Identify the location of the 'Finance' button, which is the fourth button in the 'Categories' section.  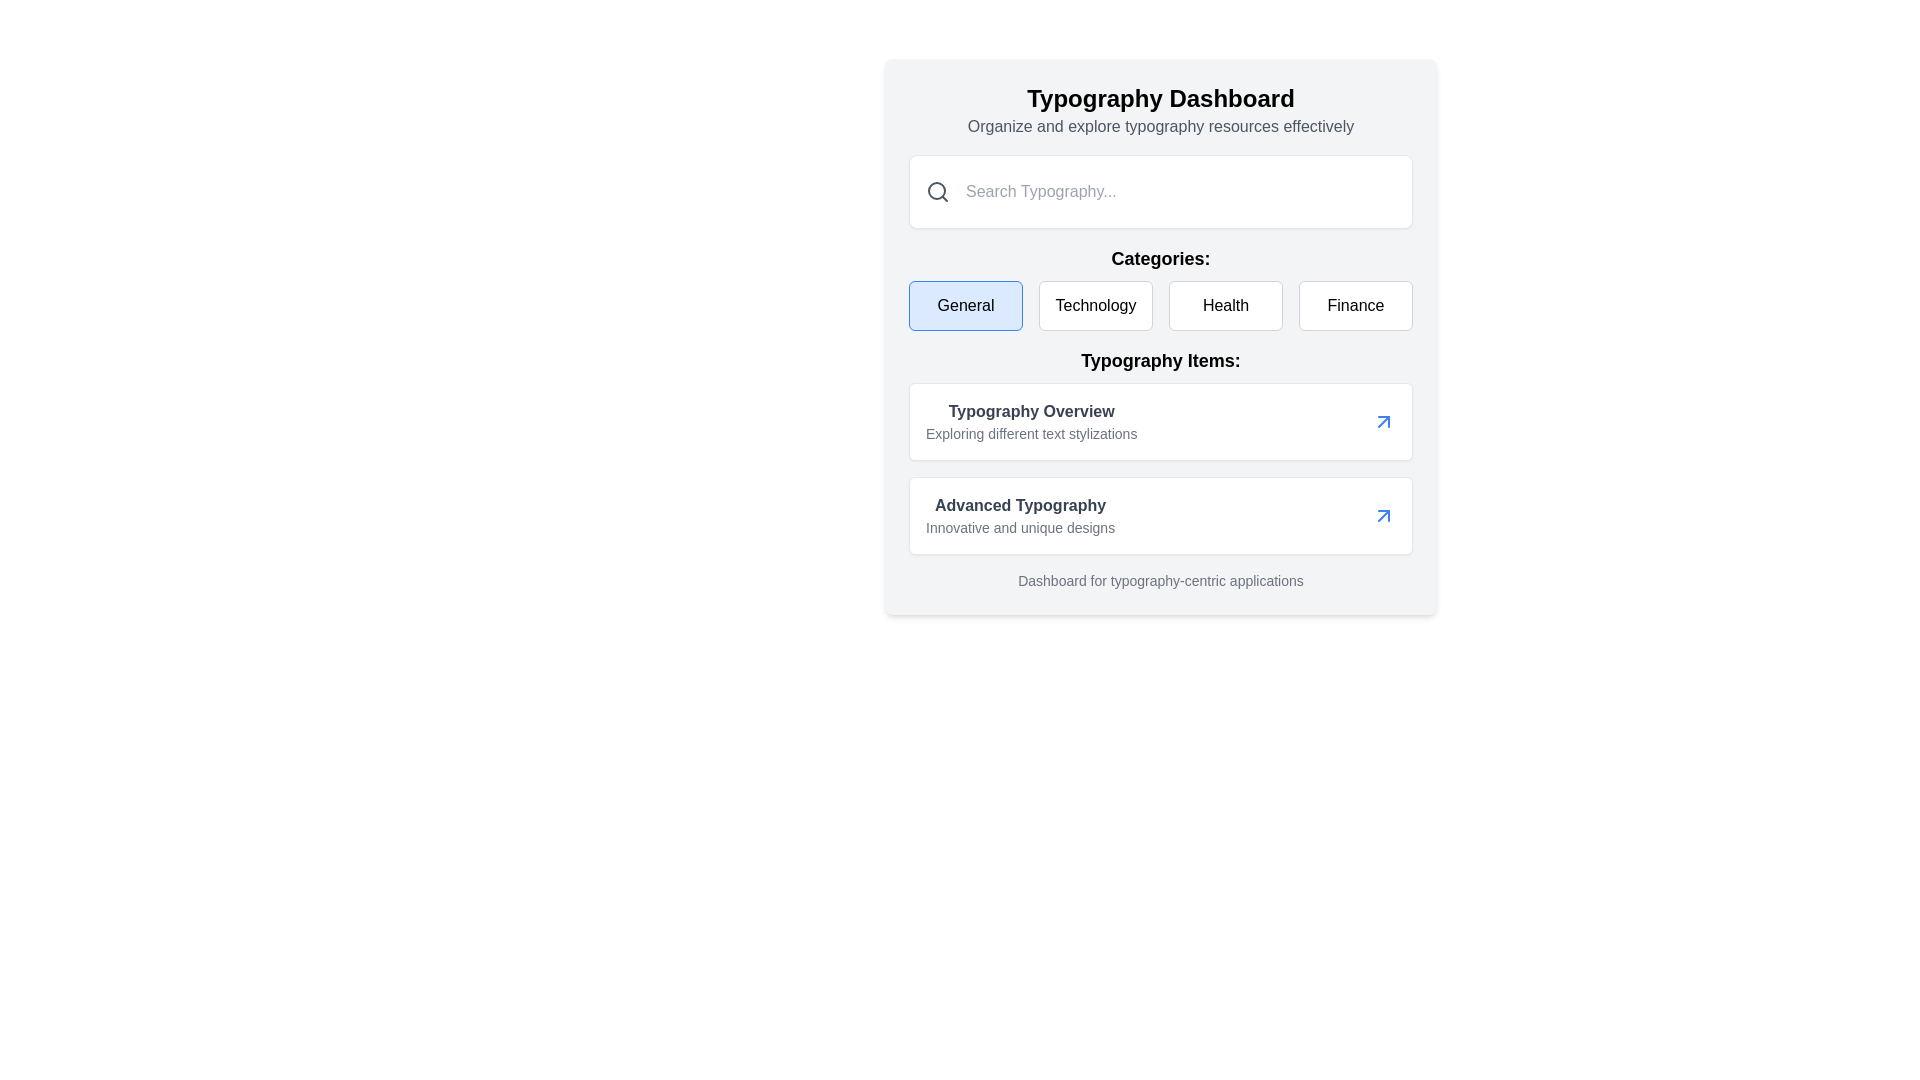
(1356, 305).